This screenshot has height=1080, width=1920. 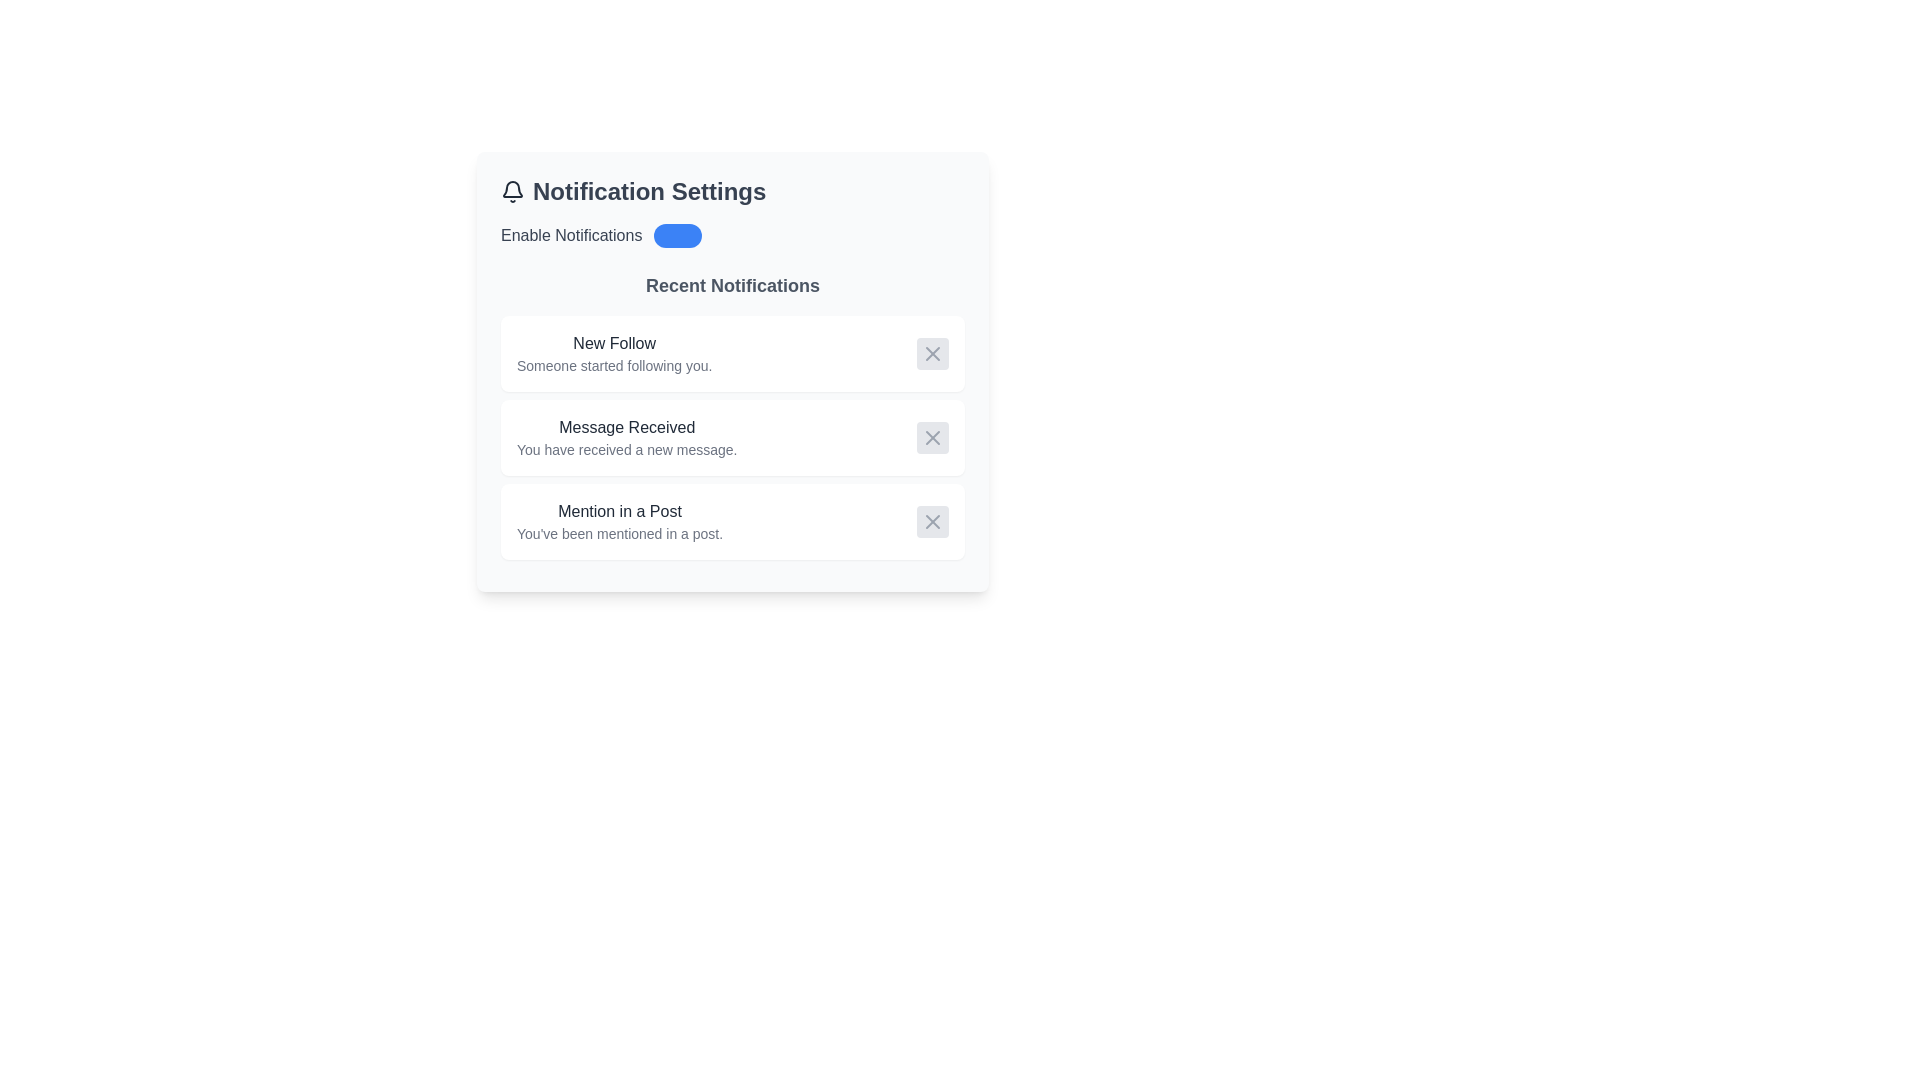 I want to click on the bell icon representing notifications, located beside the 'Notification Settings' text in the header section, so click(x=513, y=192).